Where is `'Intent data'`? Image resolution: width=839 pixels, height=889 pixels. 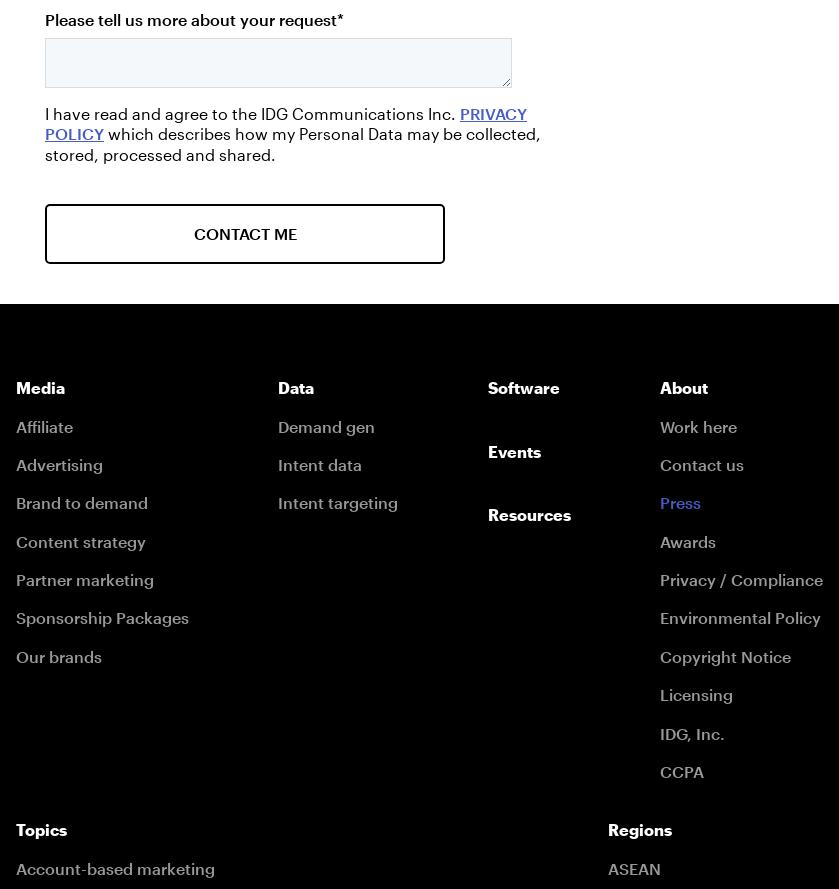 'Intent data' is located at coordinates (277, 462).